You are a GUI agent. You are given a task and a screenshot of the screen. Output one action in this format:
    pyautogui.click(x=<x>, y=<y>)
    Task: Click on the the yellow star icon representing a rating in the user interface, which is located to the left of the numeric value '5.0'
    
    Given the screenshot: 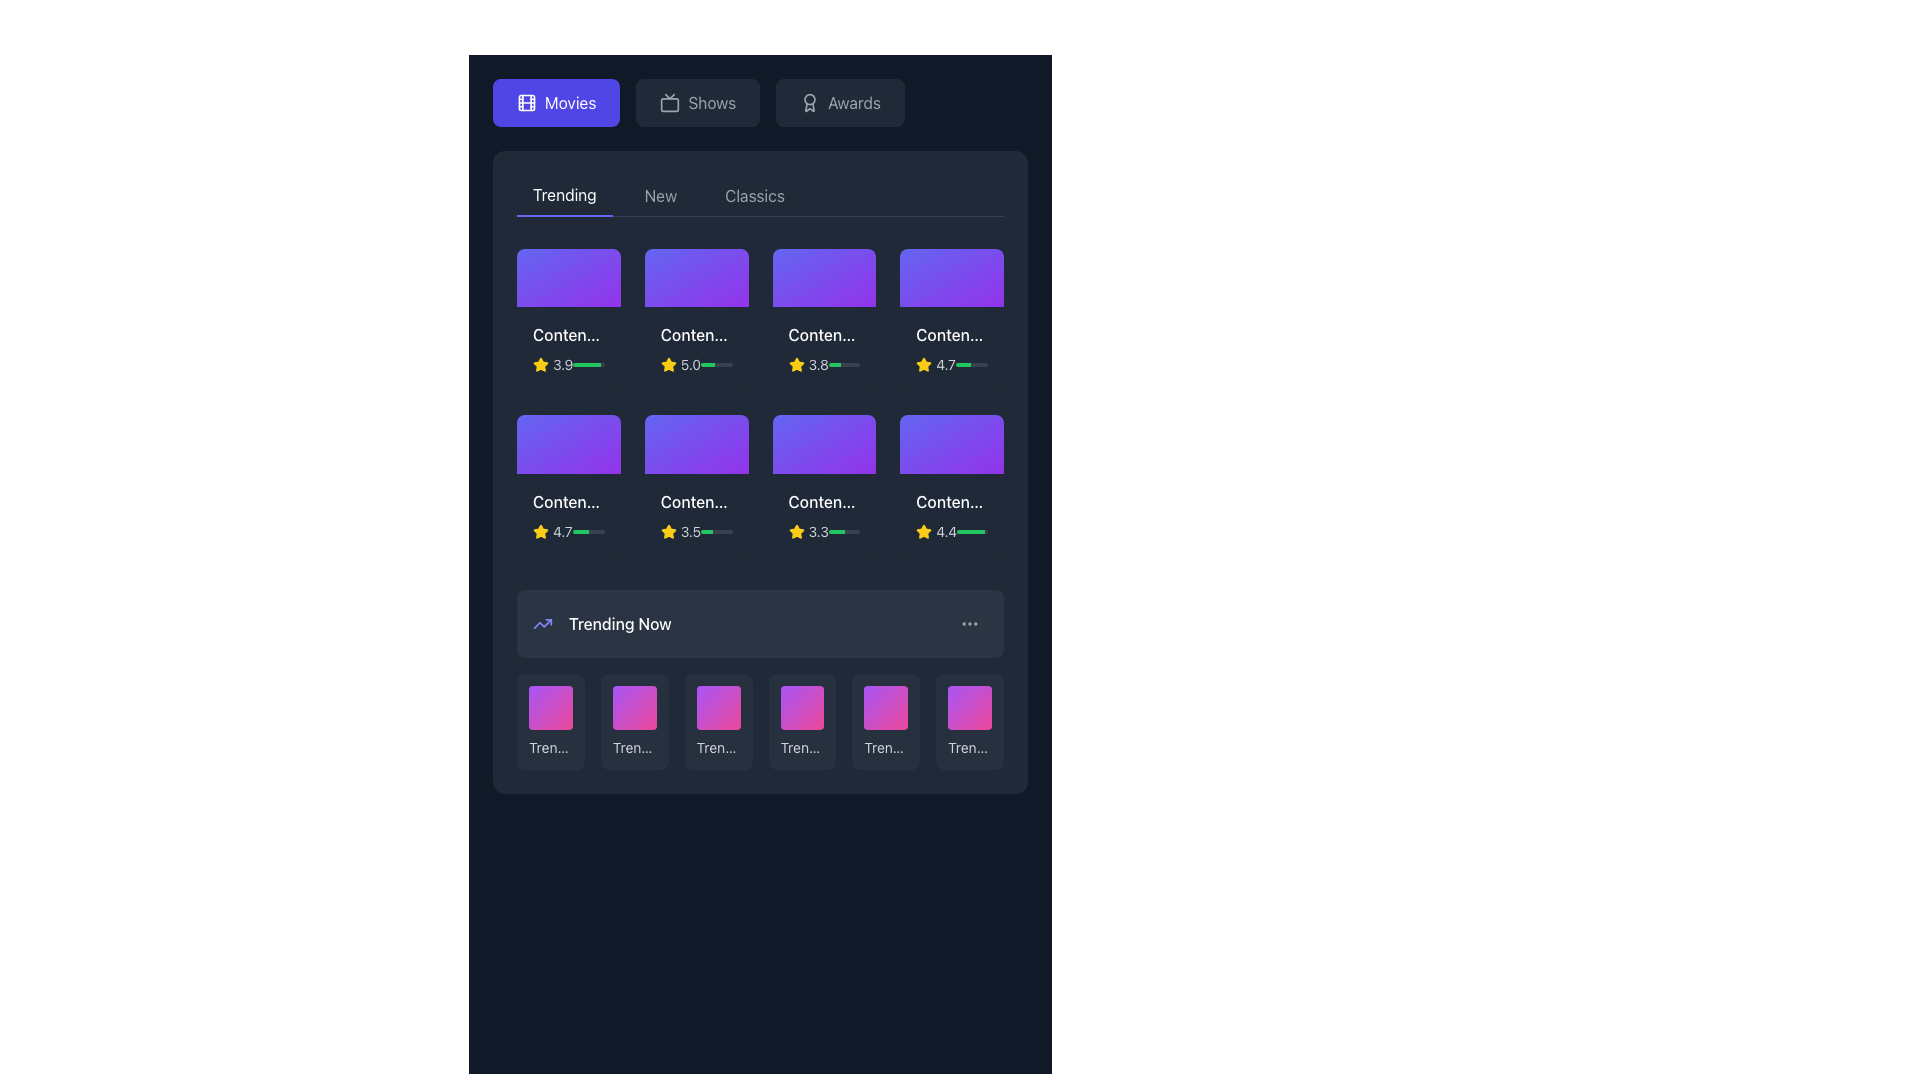 What is the action you would take?
    pyautogui.click(x=668, y=365)
    